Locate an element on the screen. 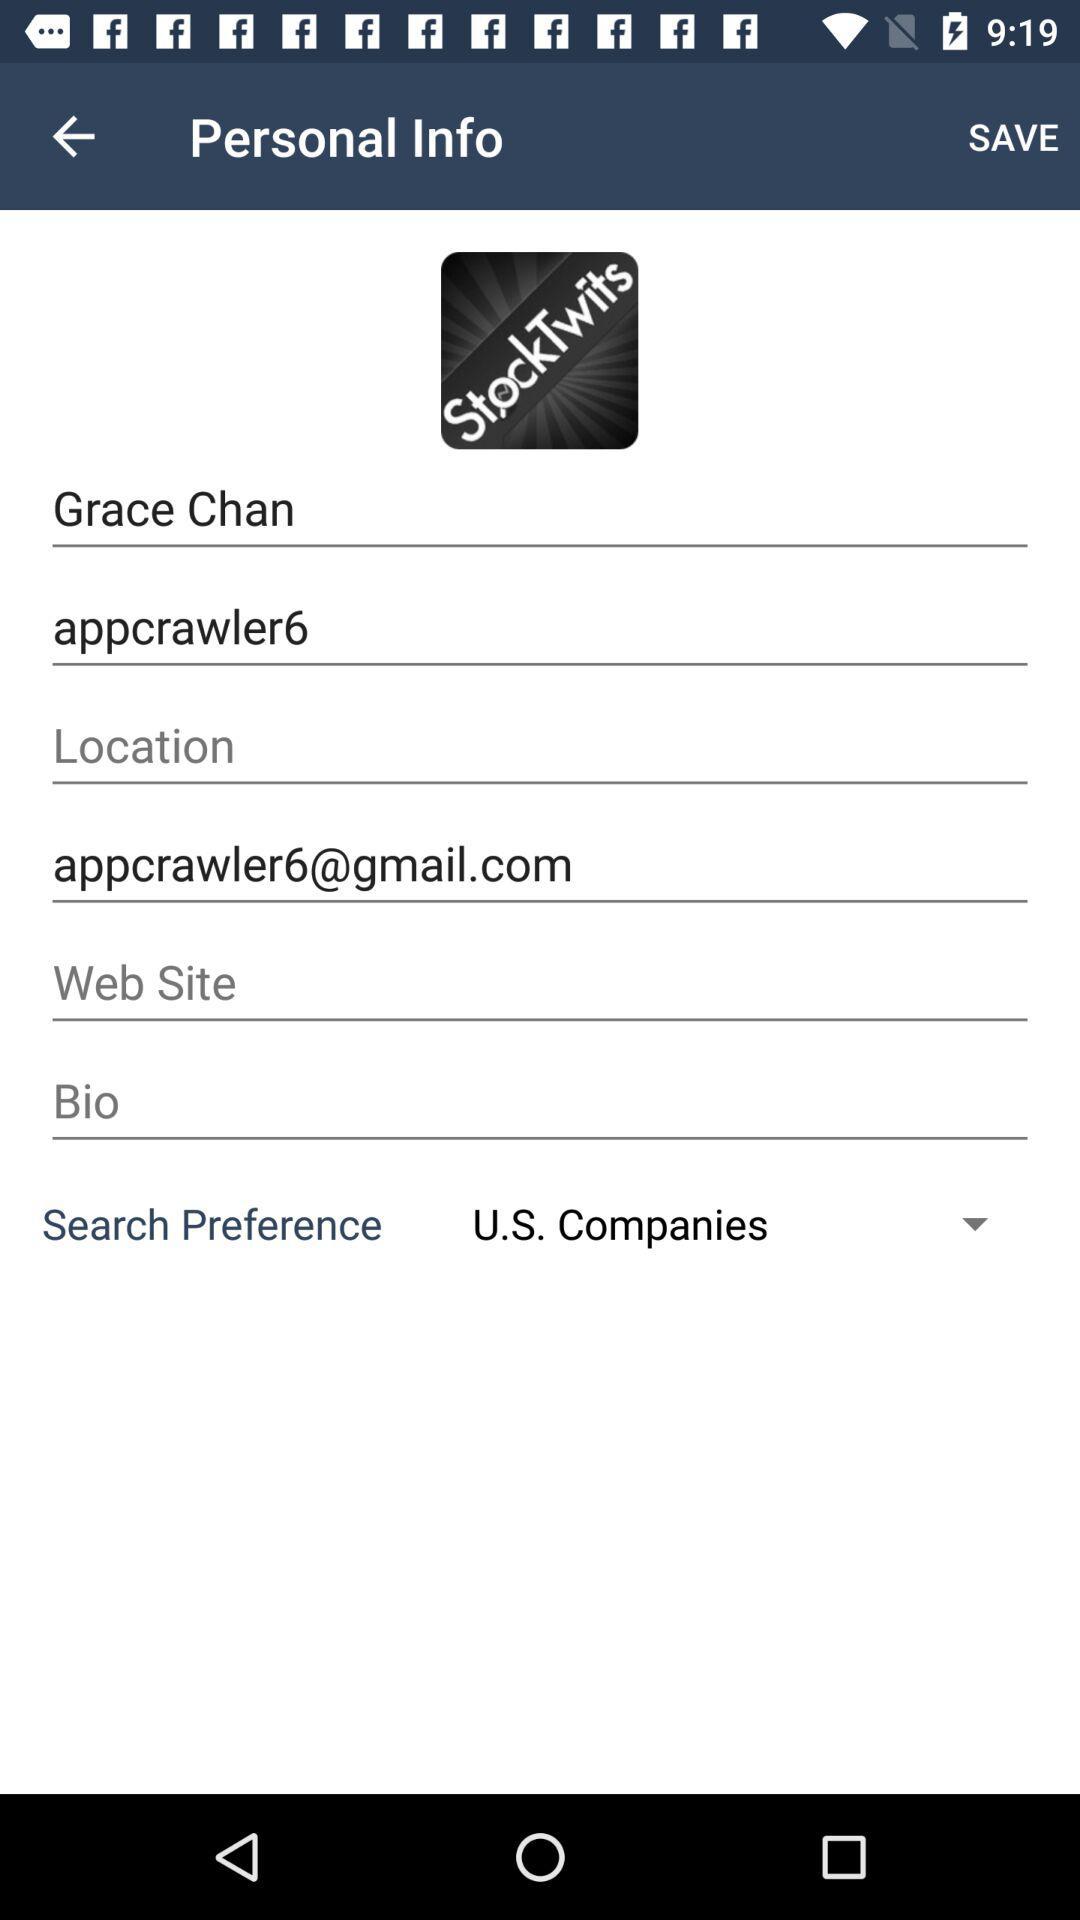 Image resolution: width=1080 pixels, height=1920 pixels. item above the u.s. companies is located at coordinates (540, 1099).